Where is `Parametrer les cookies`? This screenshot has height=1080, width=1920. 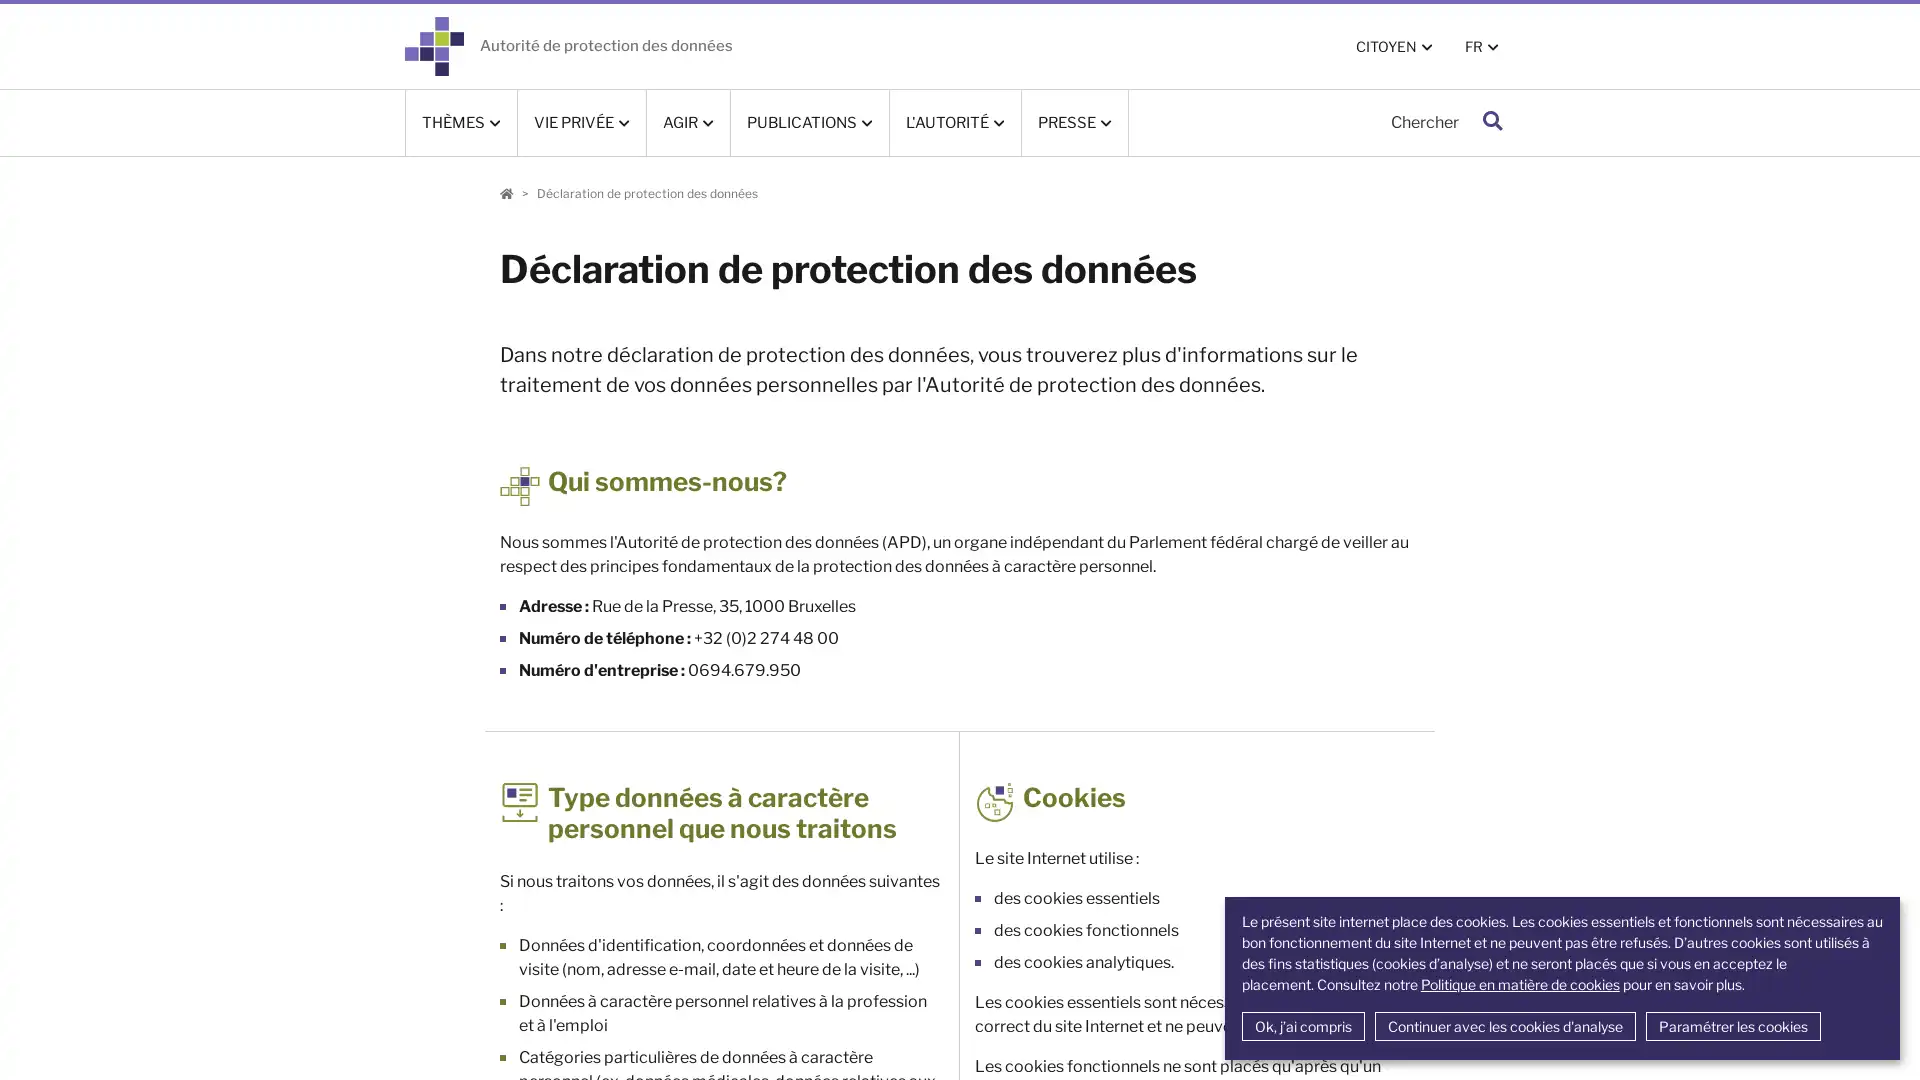 Parametrer les cookies is located at coordinates (1731, 1026).